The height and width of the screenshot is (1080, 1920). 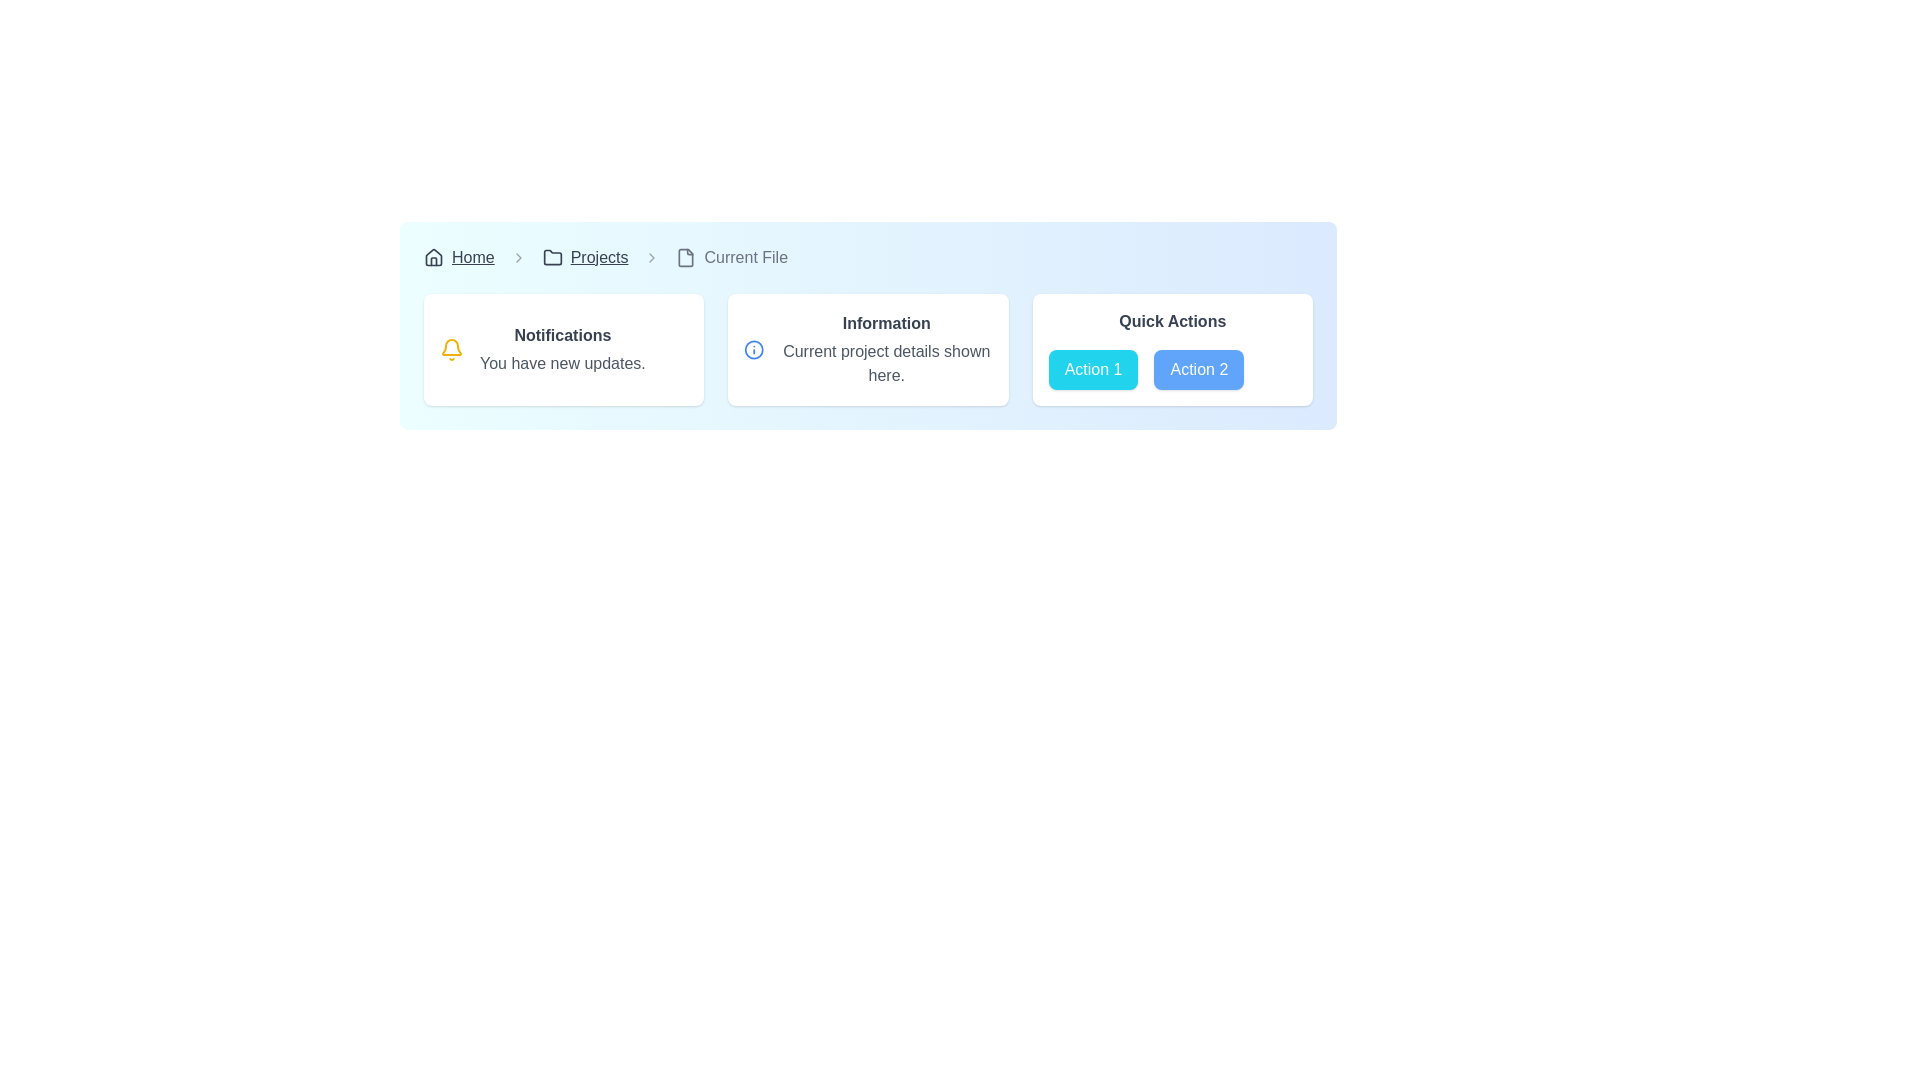 What do you see at coordinates (552, 257) in the screenshot?
I see `the folder icon in the breadcrumb navigation bar located to the left of the text 'Projects'` at bounding box center [552, 257].